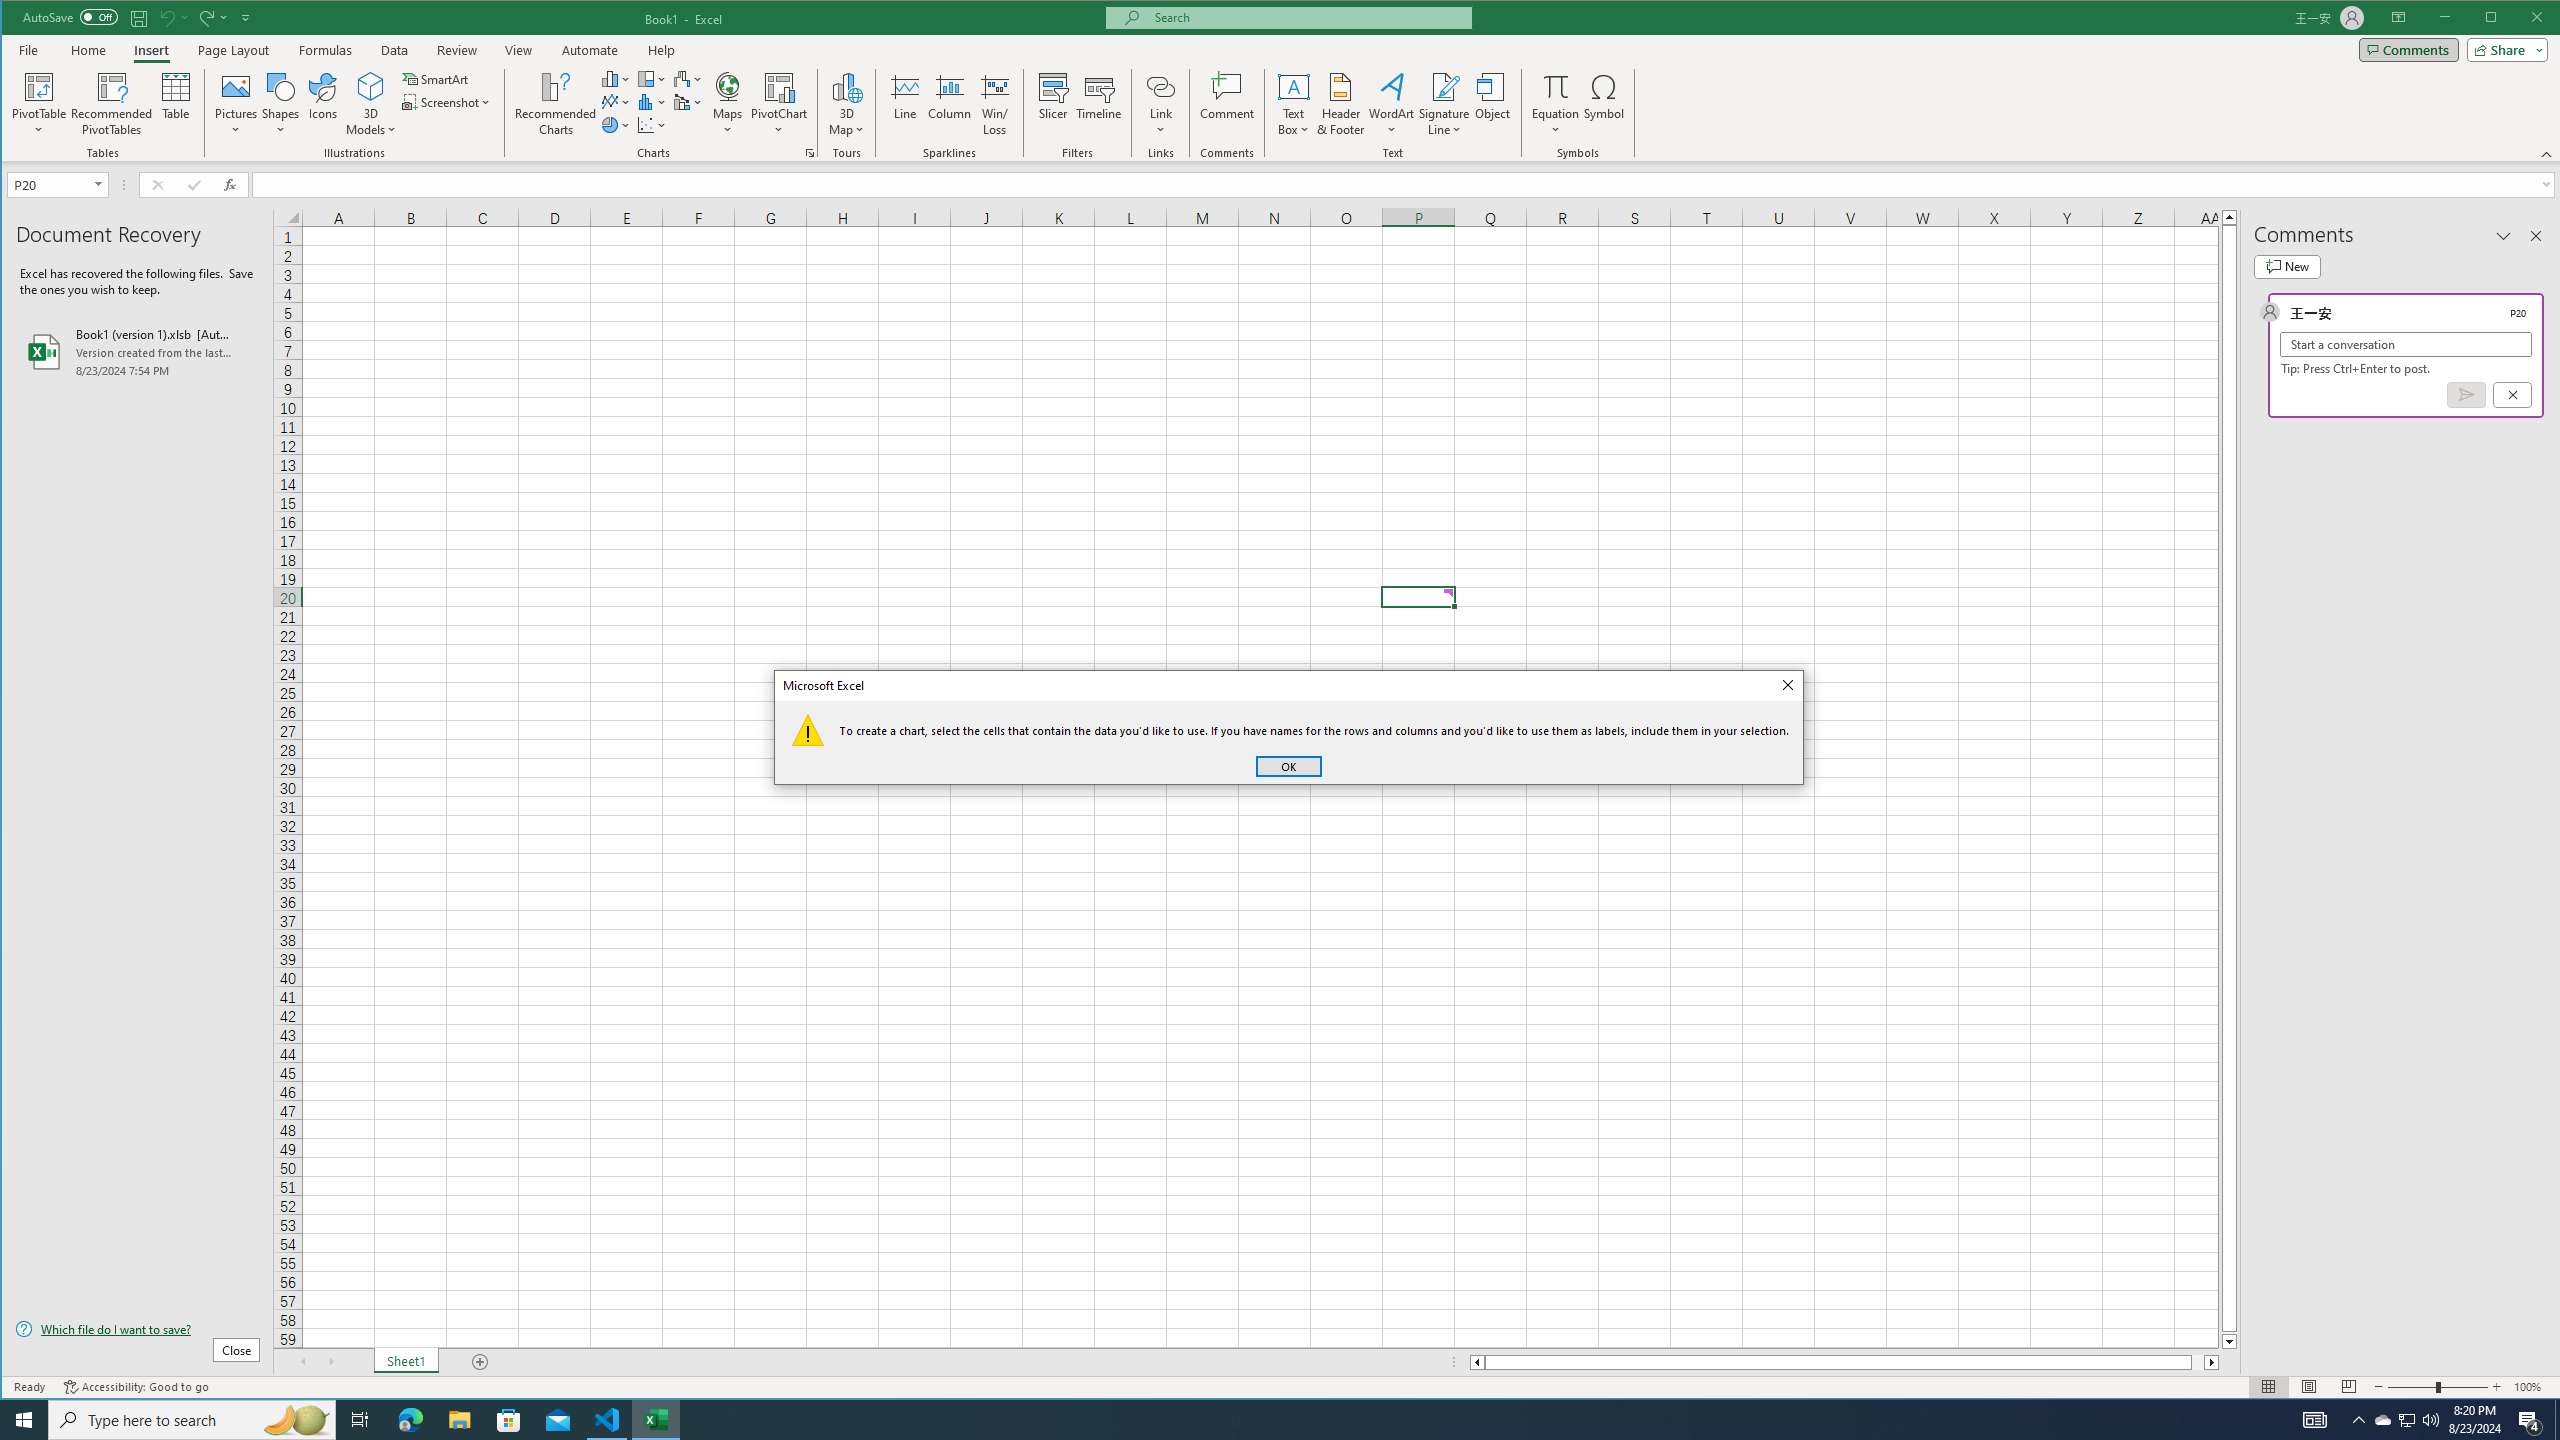 The width and height of the screenshot is (2560, 1440). I want to click on 'Win/Loss', so click(994, 103).